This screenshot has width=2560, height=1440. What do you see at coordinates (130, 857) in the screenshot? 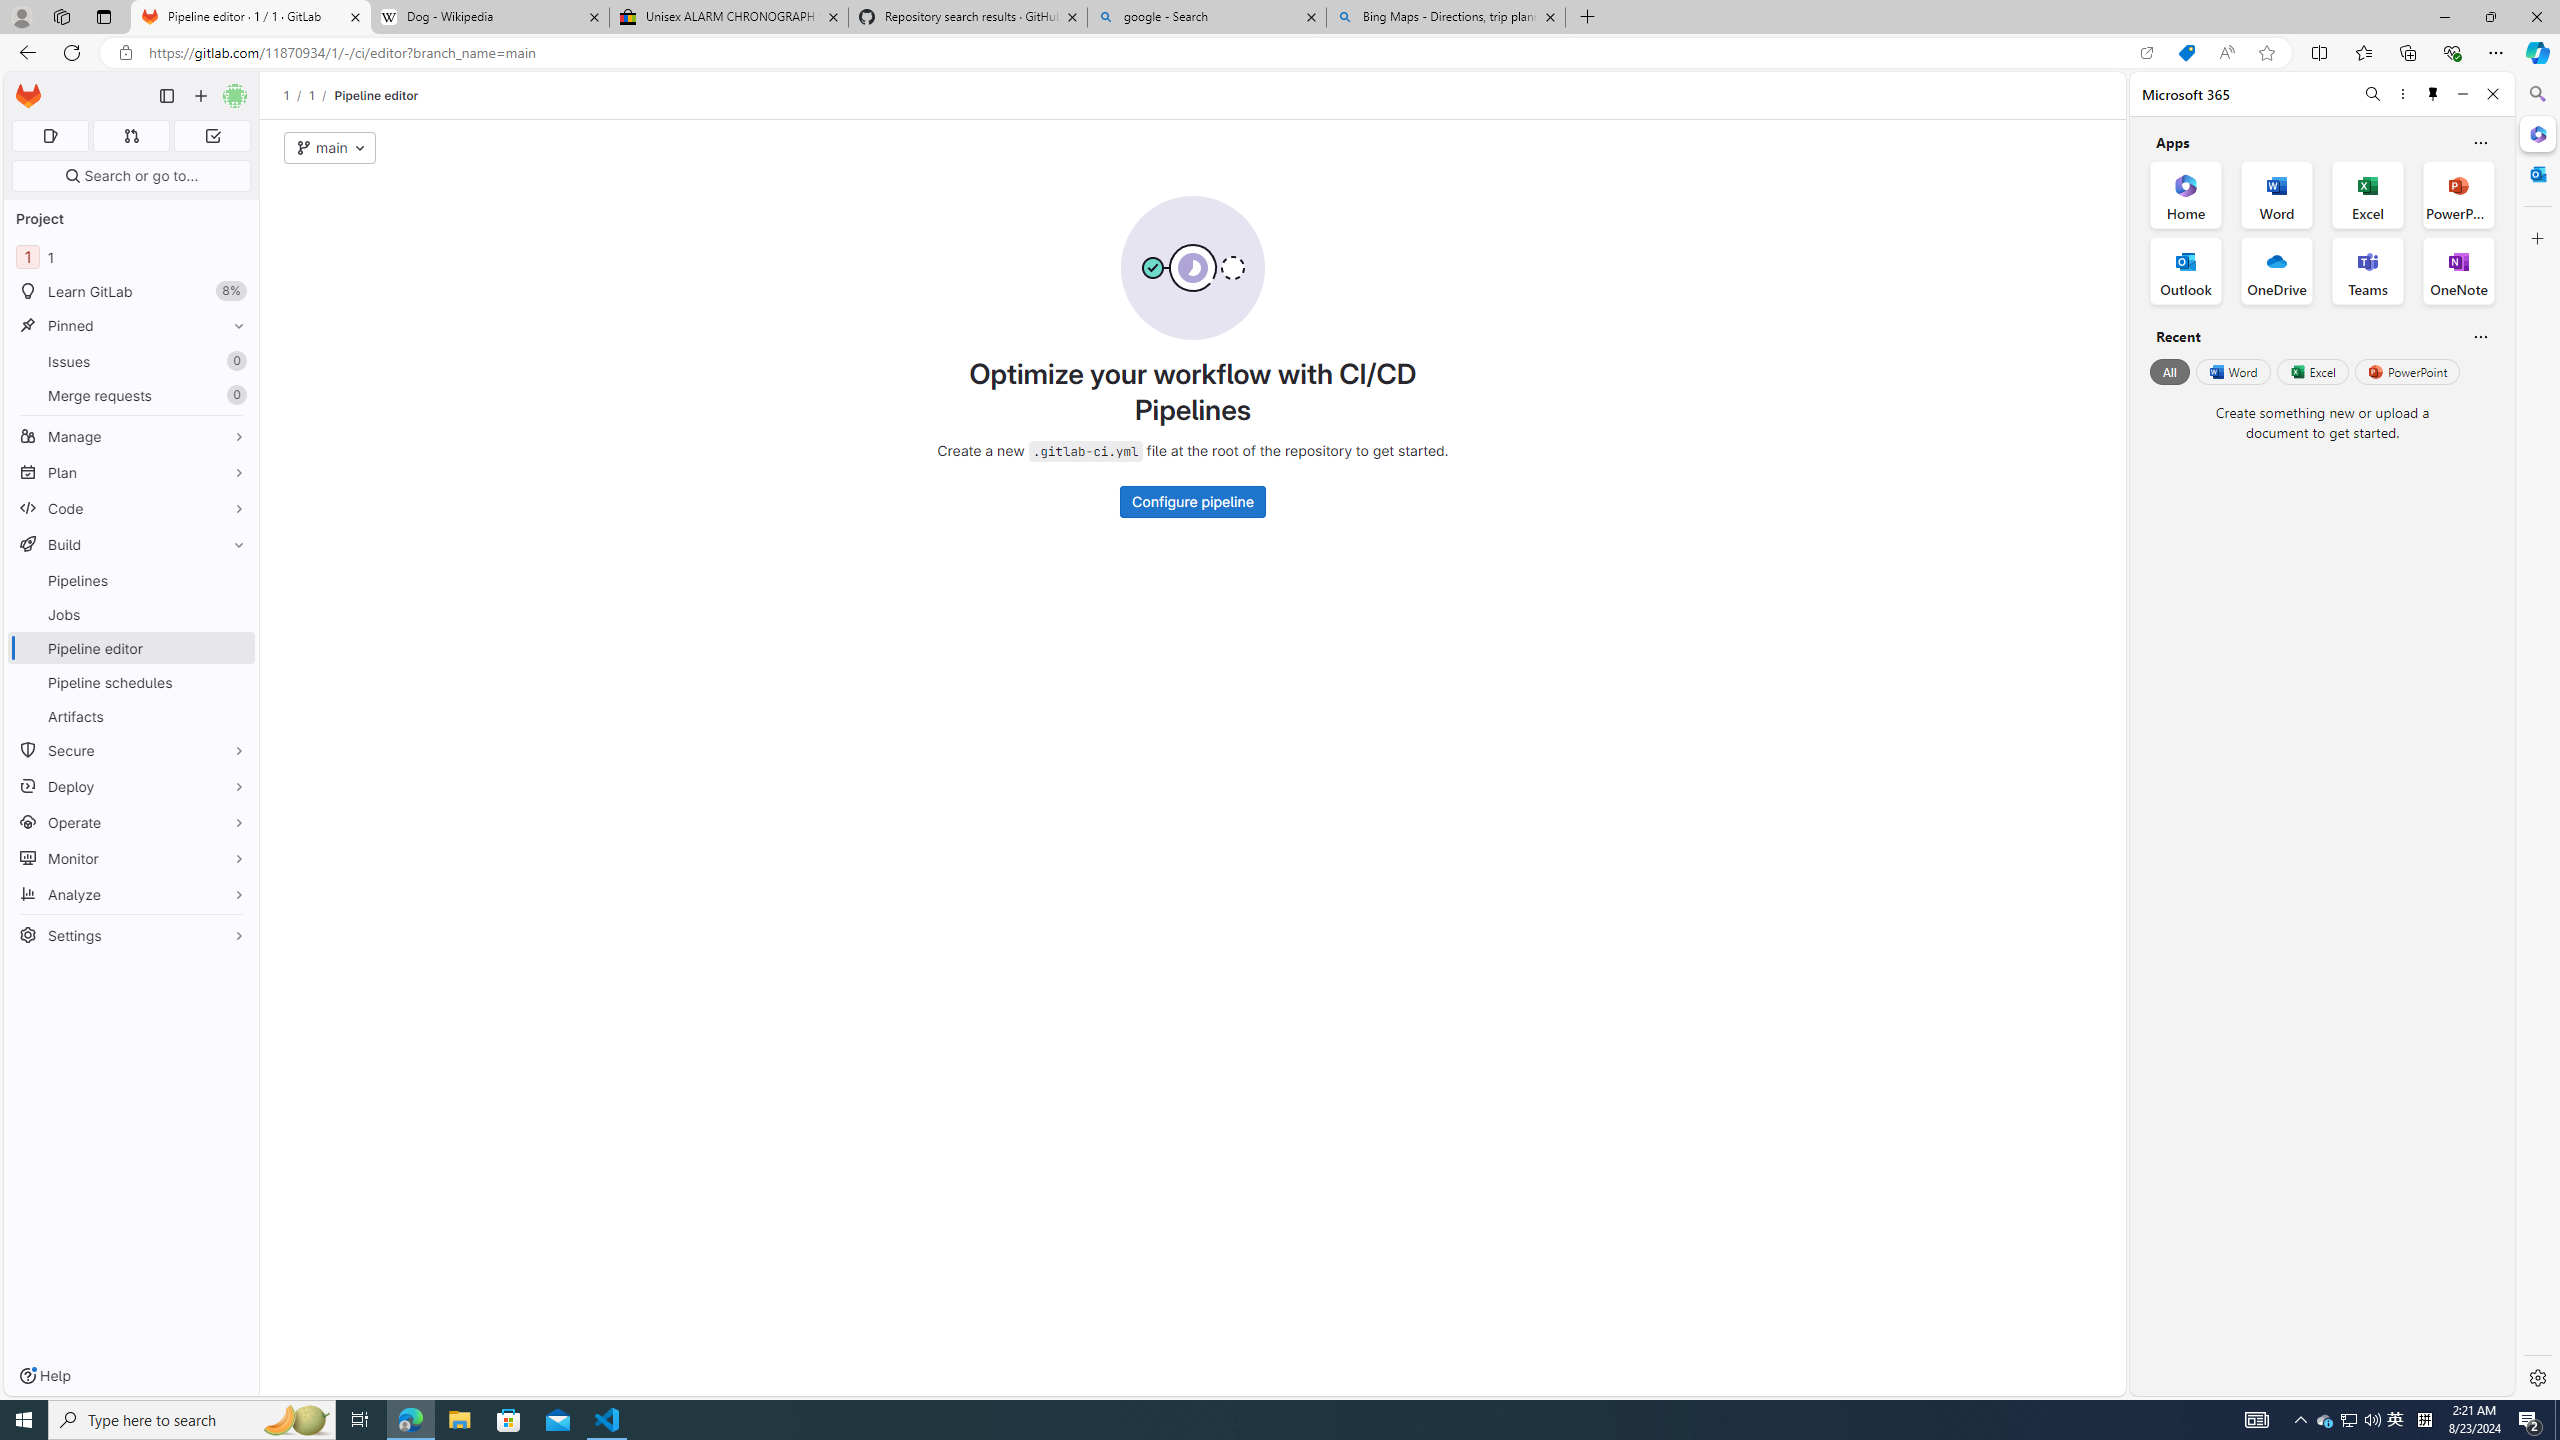
I see `'Monitor'` at bounding box center [130, 857].